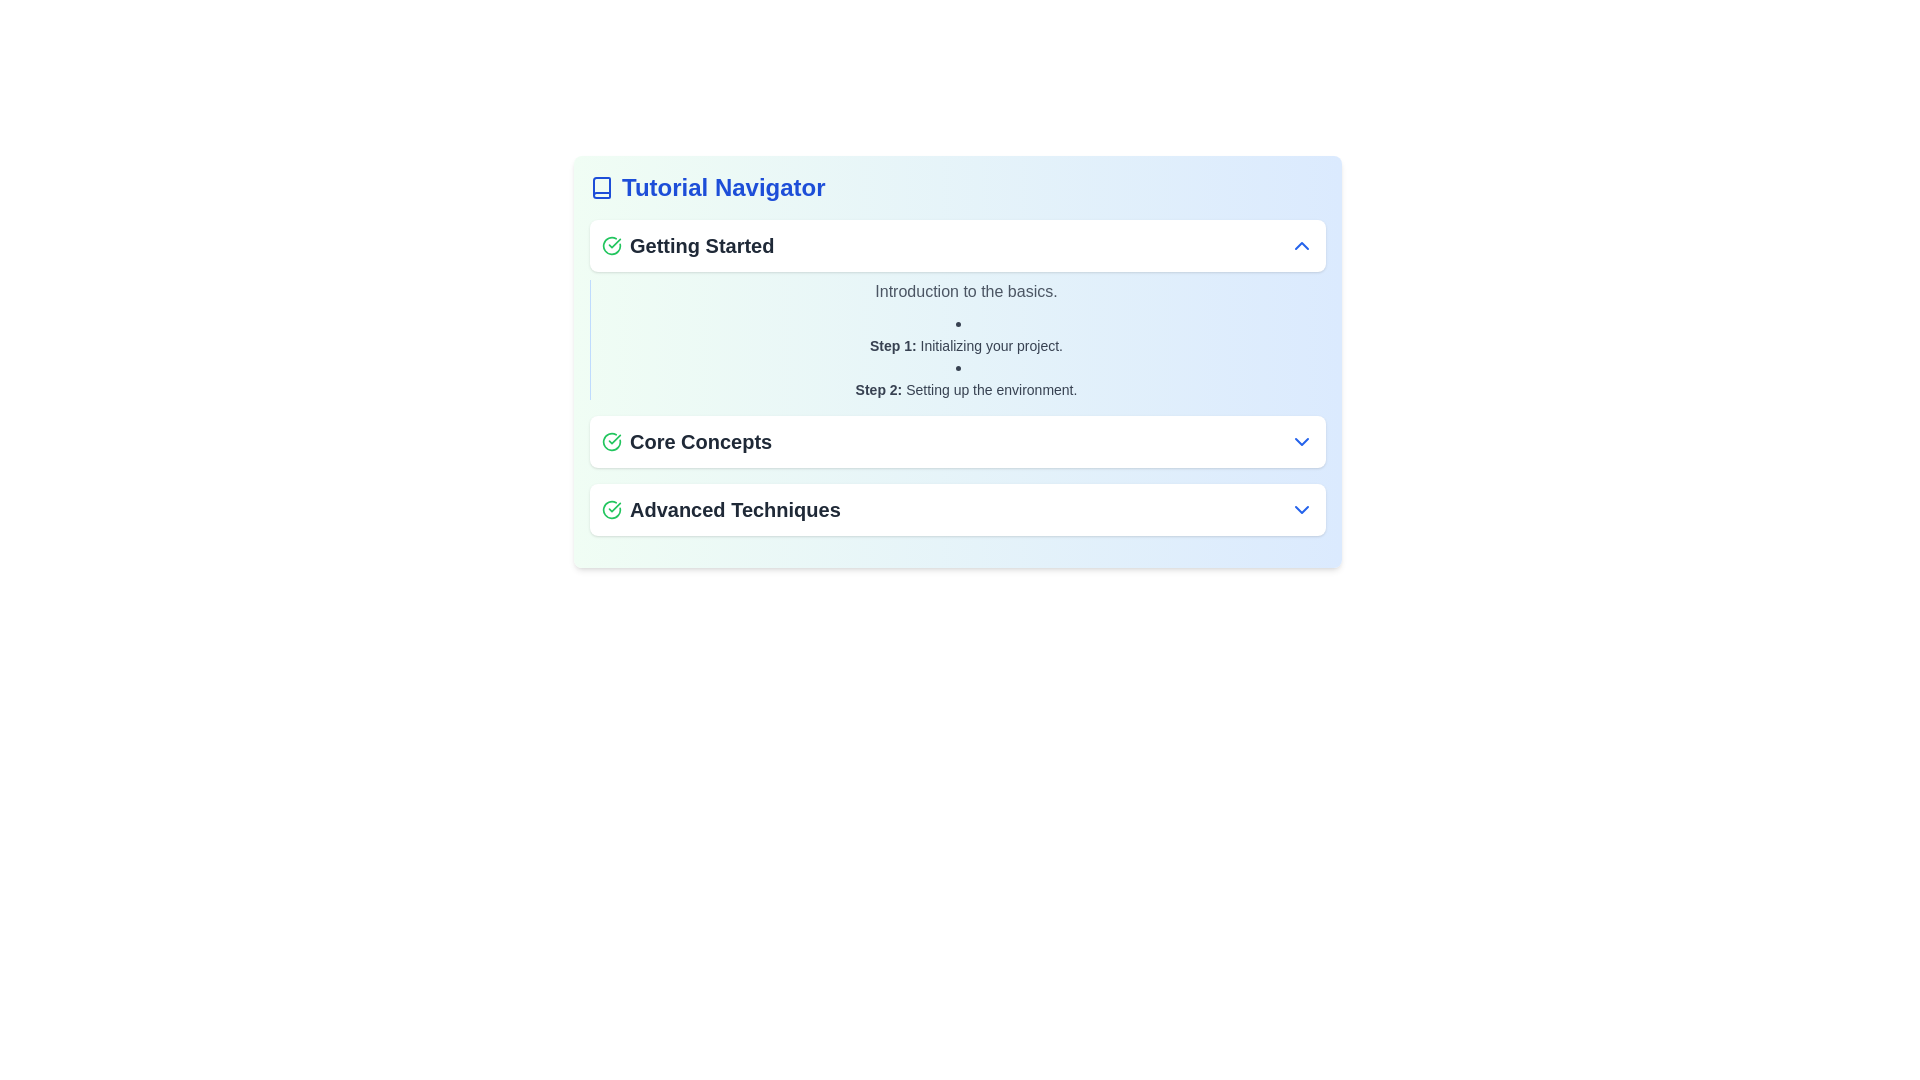  What do you see at coordinates (966, 378) in the screenshot?
I see `the instructional text block that is the second item in the bullet-point list within the 'Getting Started' section of the 'Tutorial Navigator', located immediately below 'Step 1: Initializing your project.'` at bounding box center [966, 378].